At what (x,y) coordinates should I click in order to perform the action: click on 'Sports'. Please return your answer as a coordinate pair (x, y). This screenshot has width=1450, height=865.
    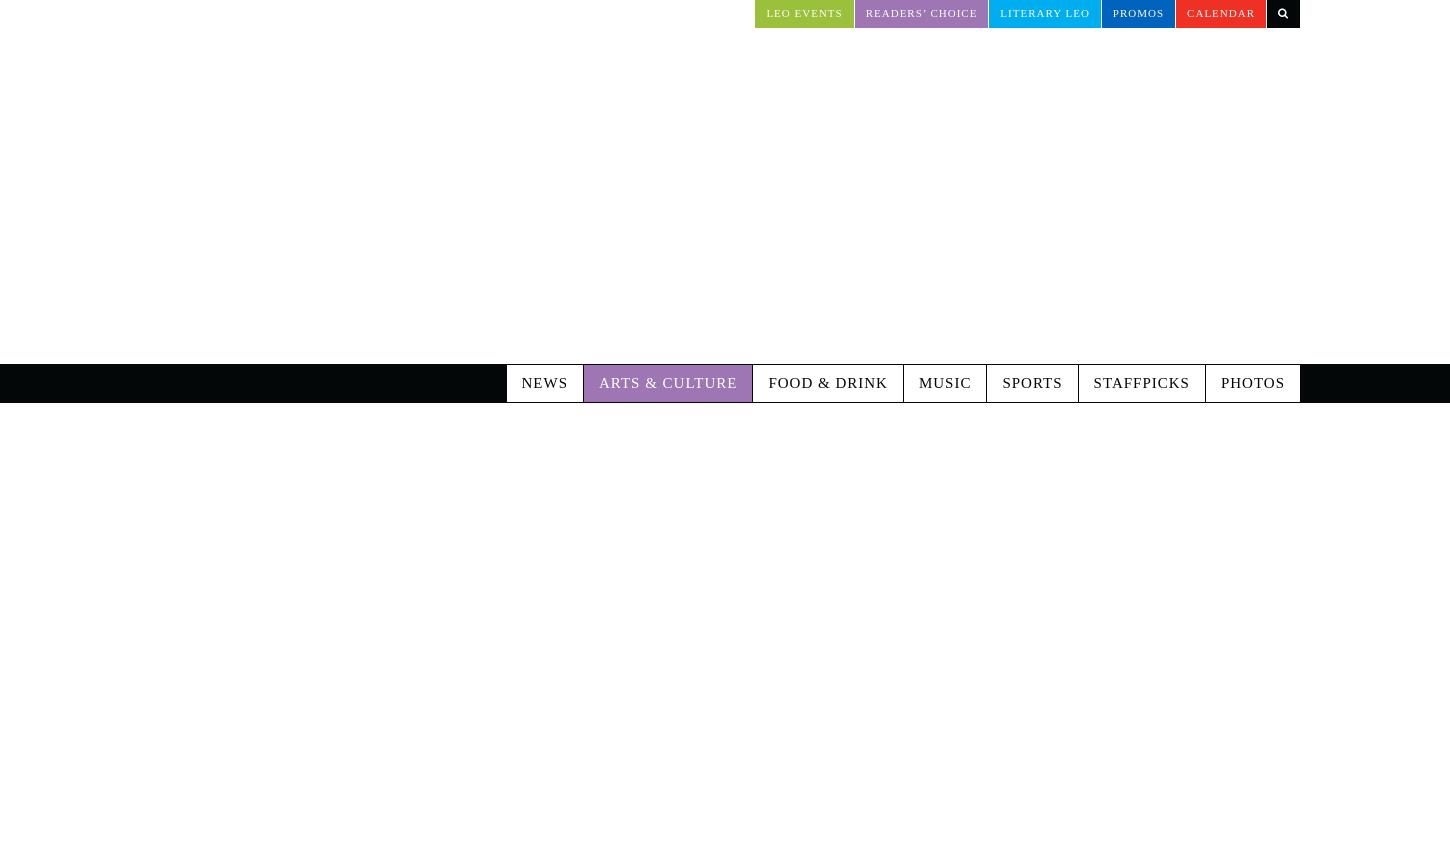
    Looking at the image, I should click on (1001, 299).